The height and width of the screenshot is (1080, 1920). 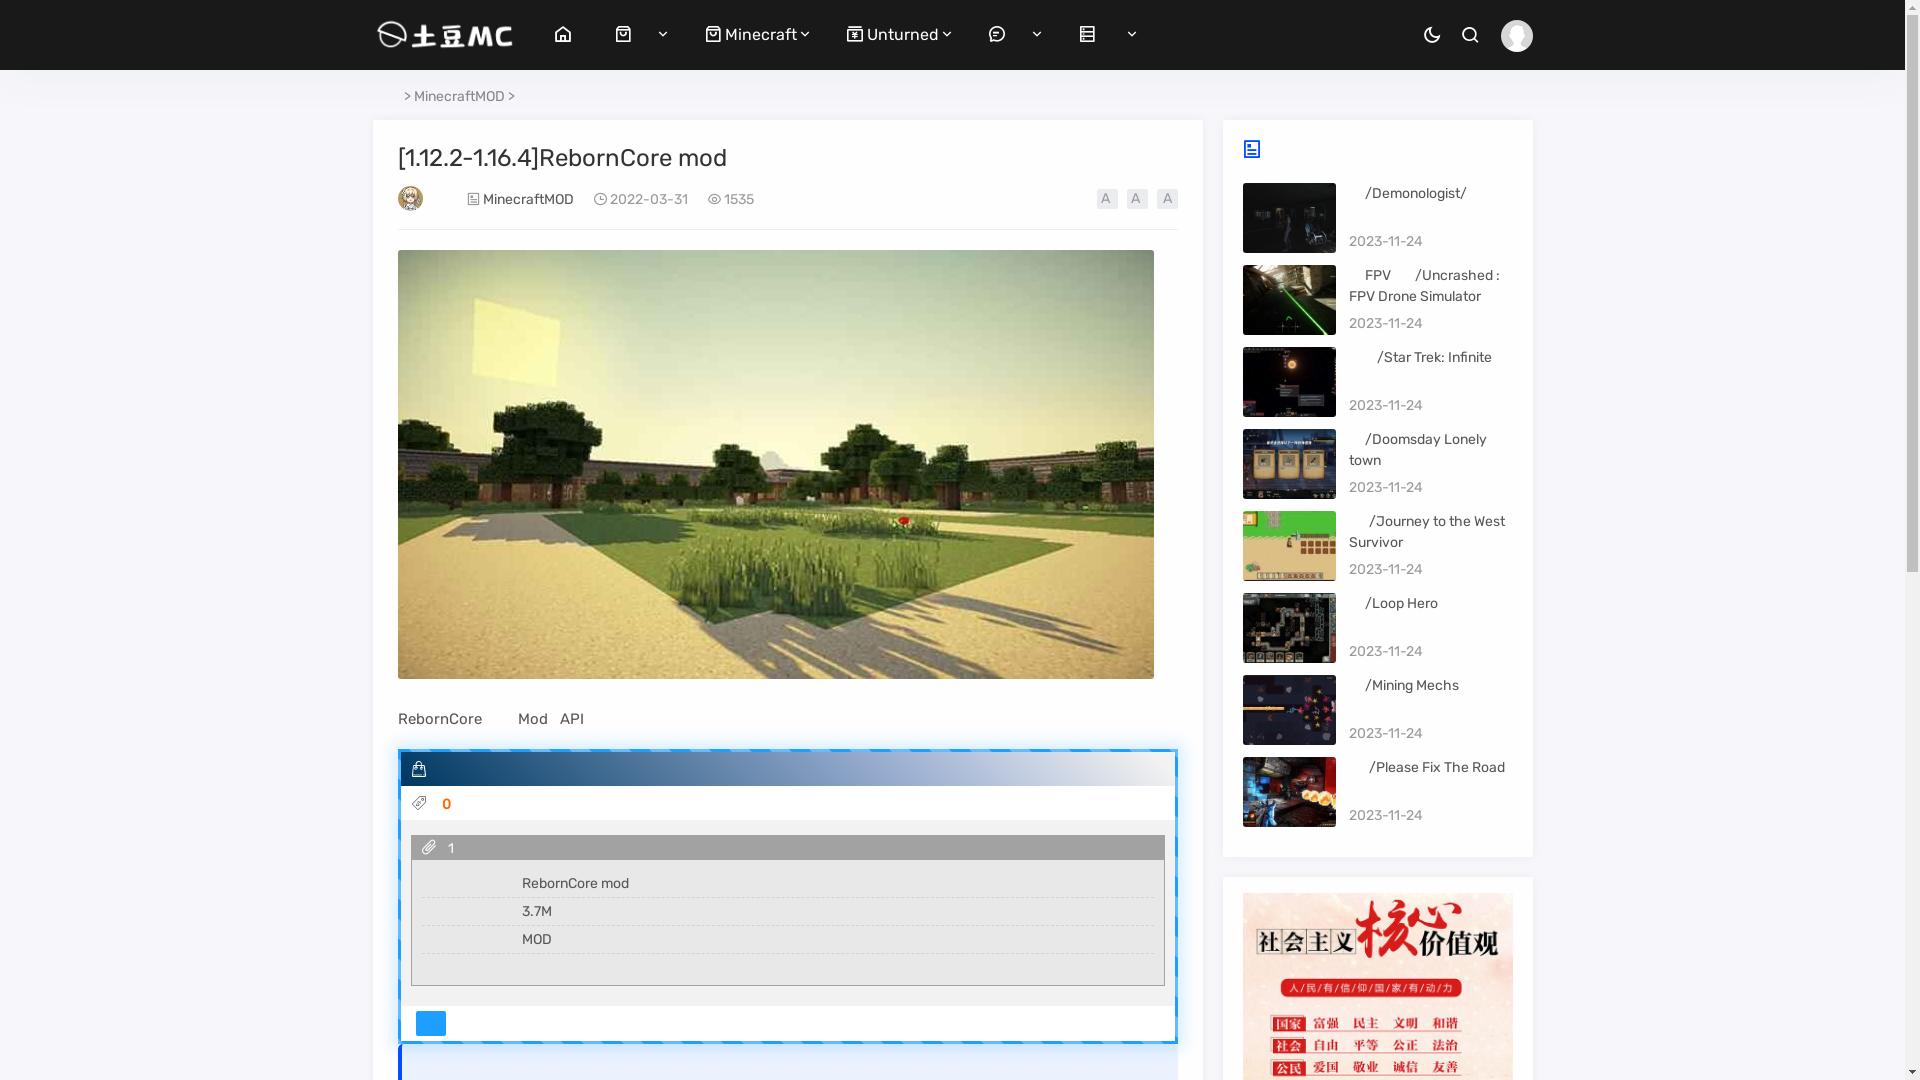 I want to click on 'MinecraftMOD', so click(x=458, y=96).